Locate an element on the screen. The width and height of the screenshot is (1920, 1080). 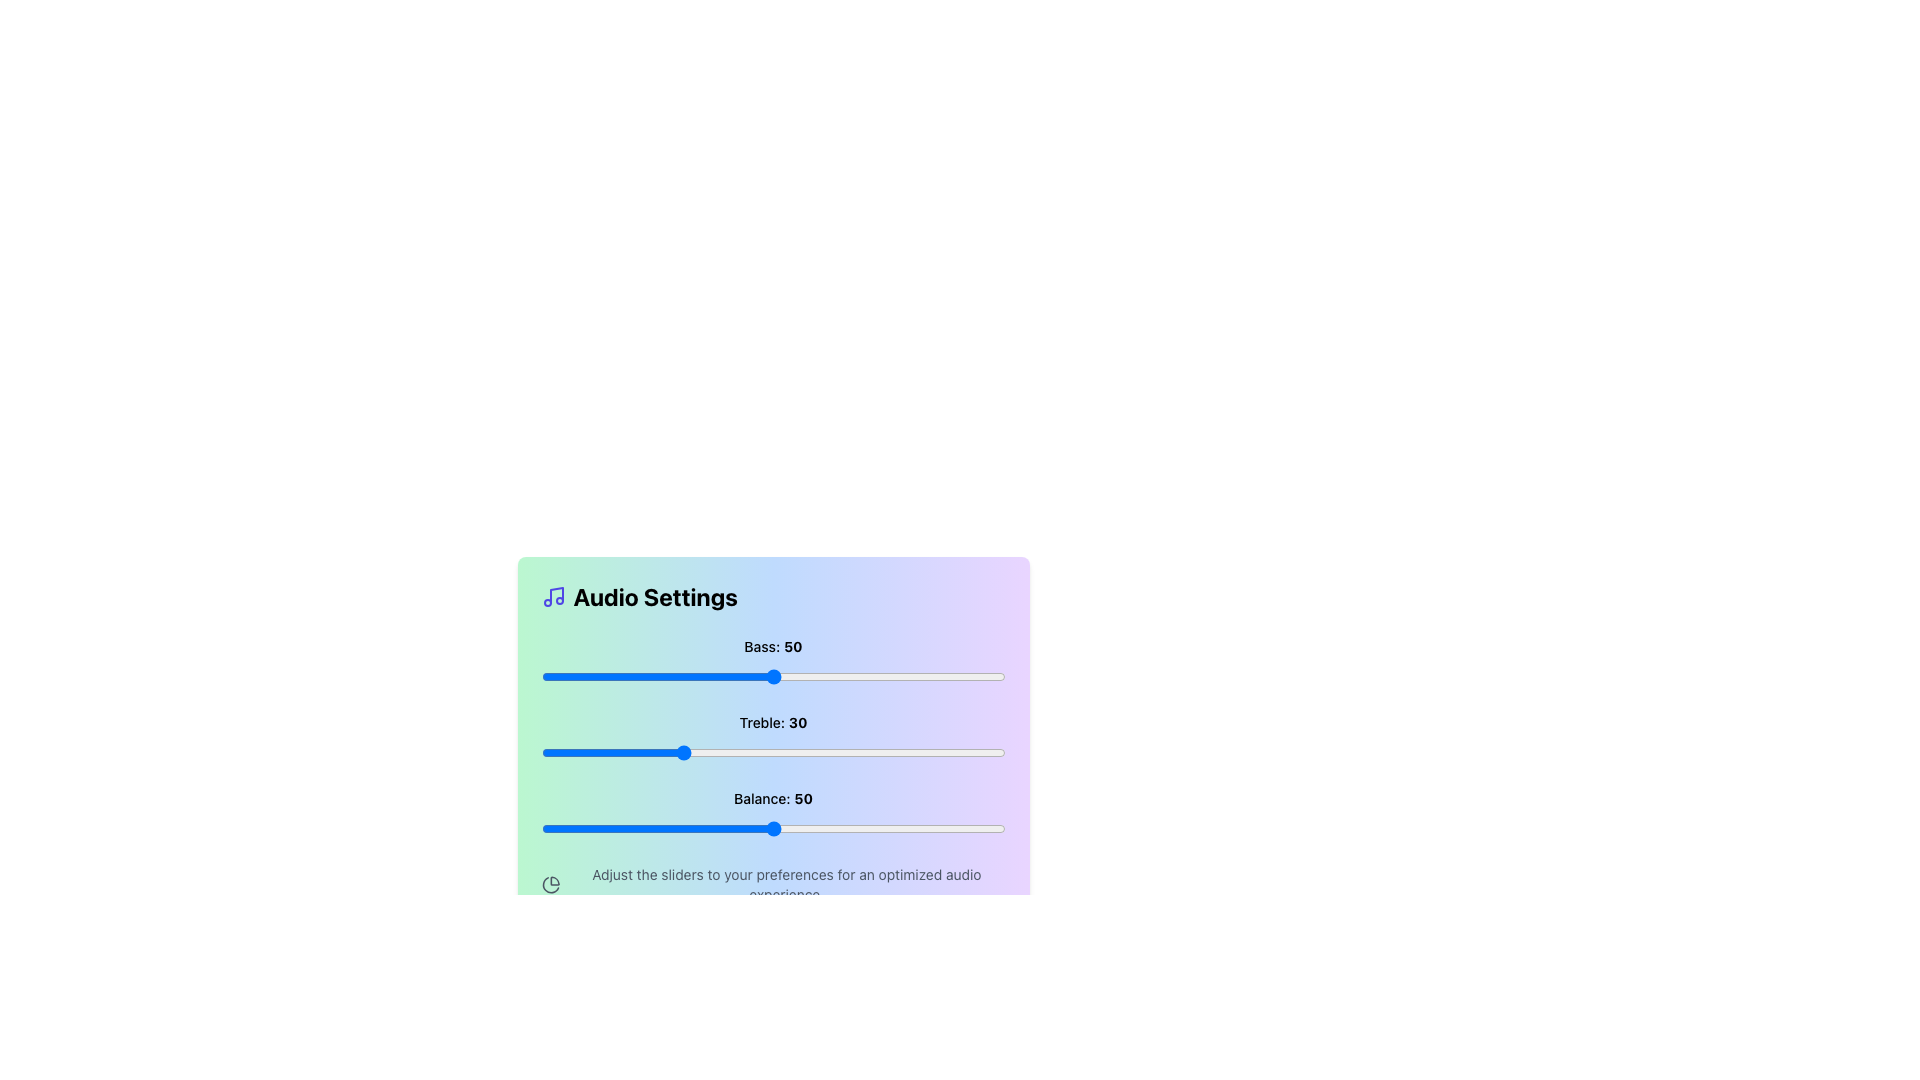
the bass is located at coordinates (781, 676).